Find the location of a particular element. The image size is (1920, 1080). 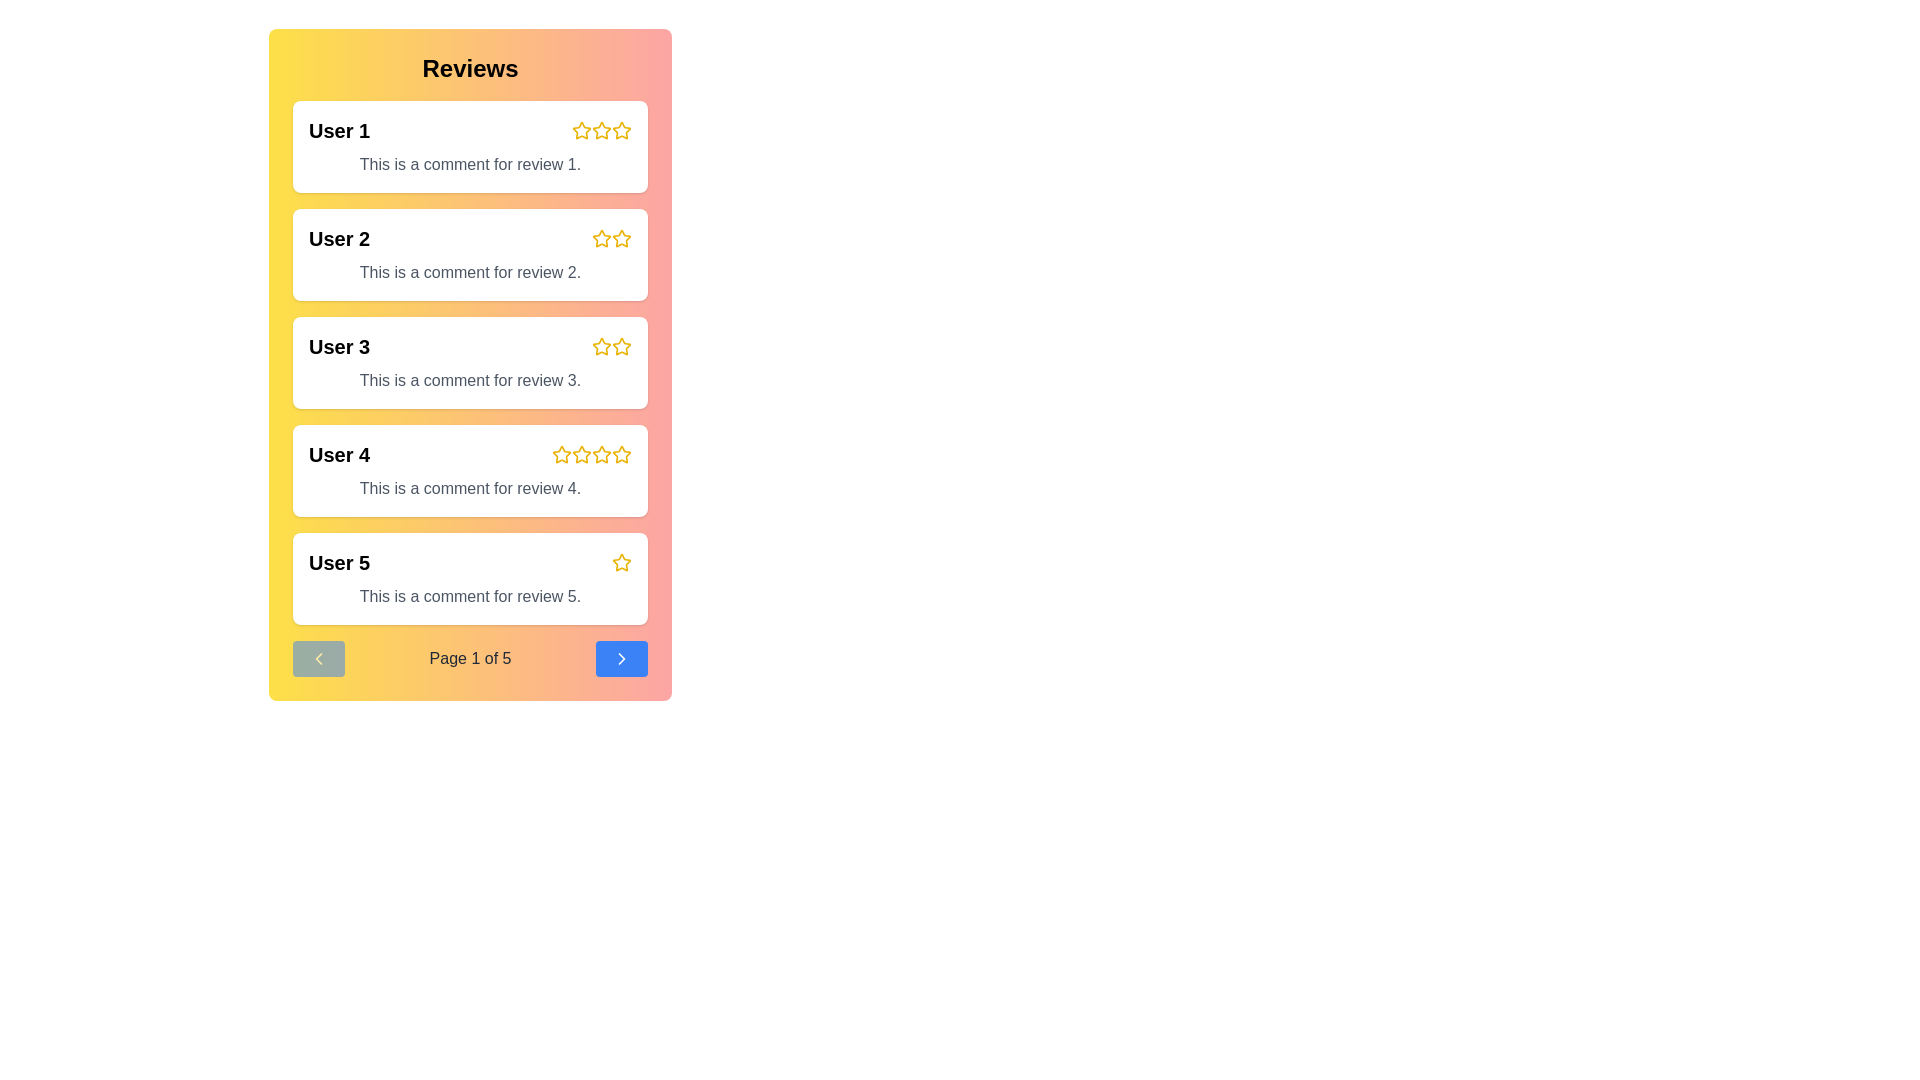

the fourth star-shaped rating icon with a golden outline for 'User 4' is located at coordinates (580, 454).